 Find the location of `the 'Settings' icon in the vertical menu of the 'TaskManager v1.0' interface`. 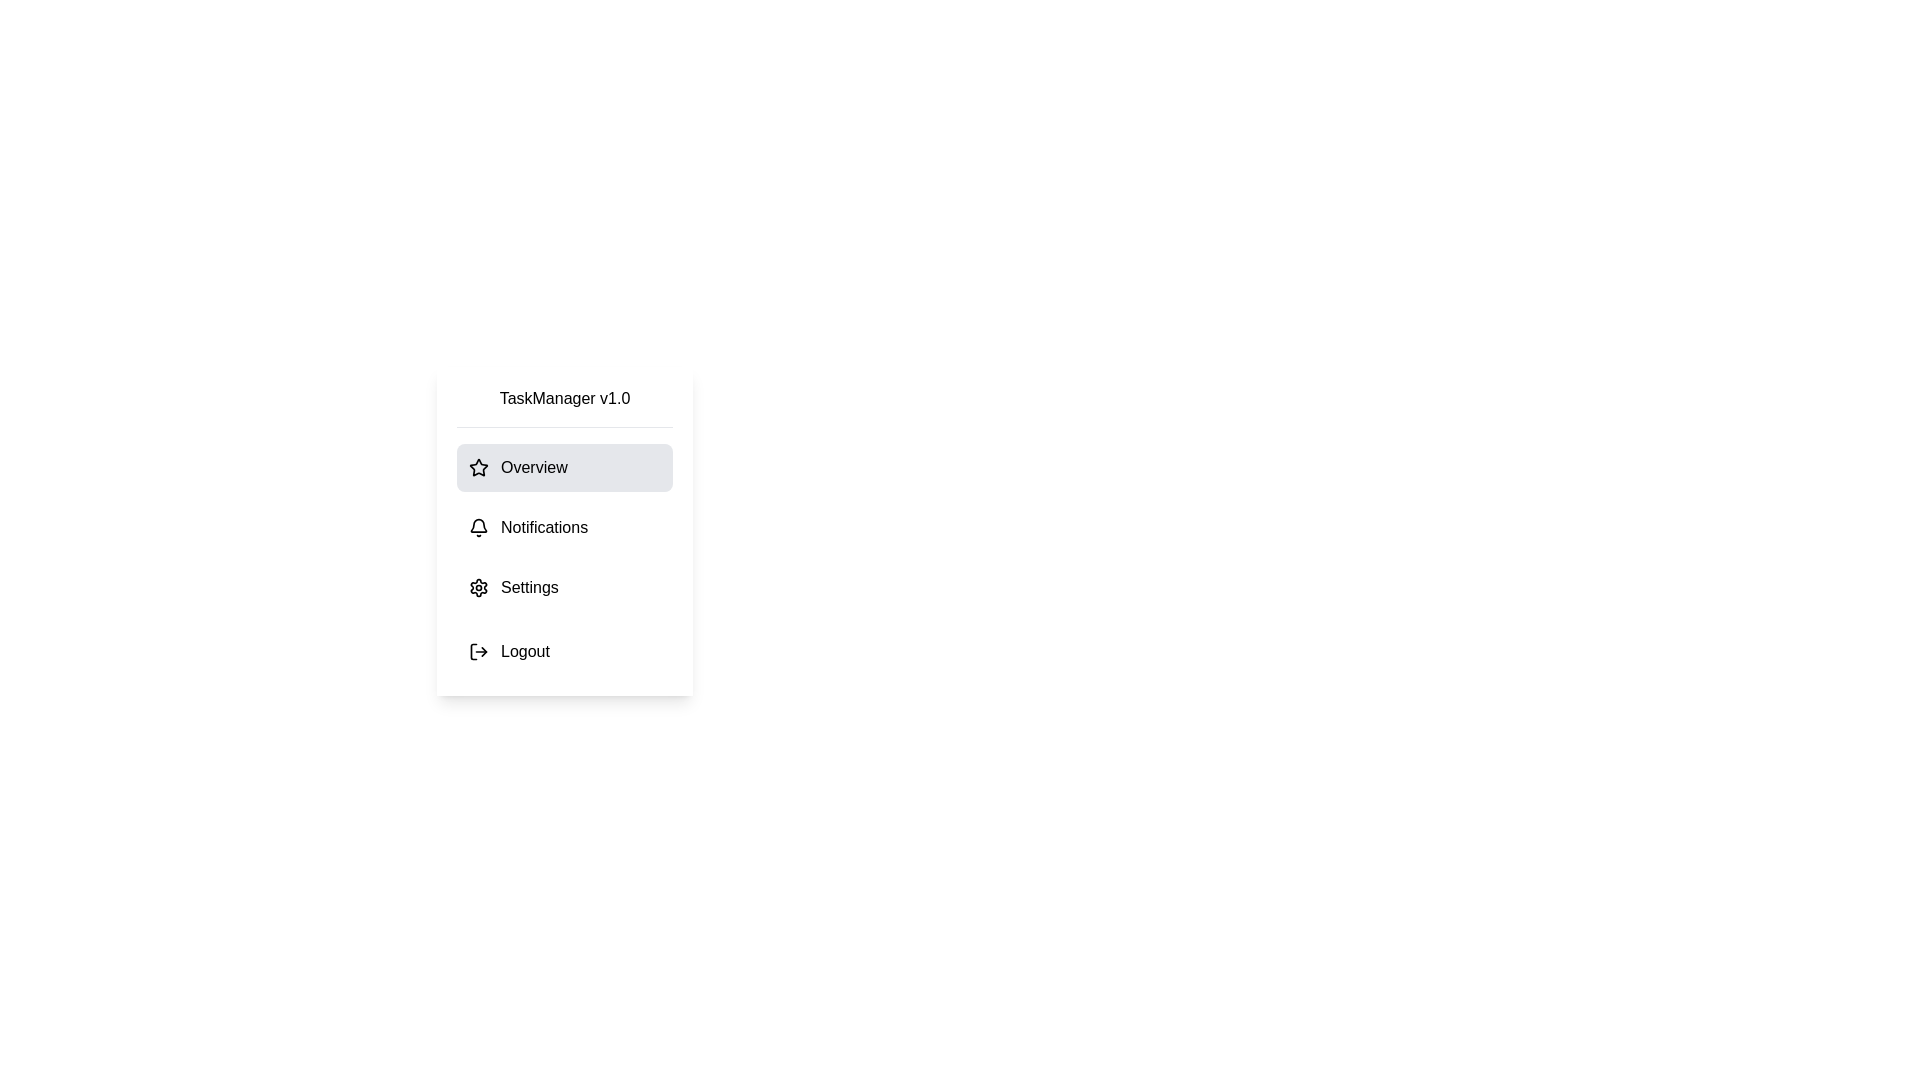

the 'Settings' icon in the vertical menu of the 'TaskManager v1.0' interface is located at coordinates (478, 586).